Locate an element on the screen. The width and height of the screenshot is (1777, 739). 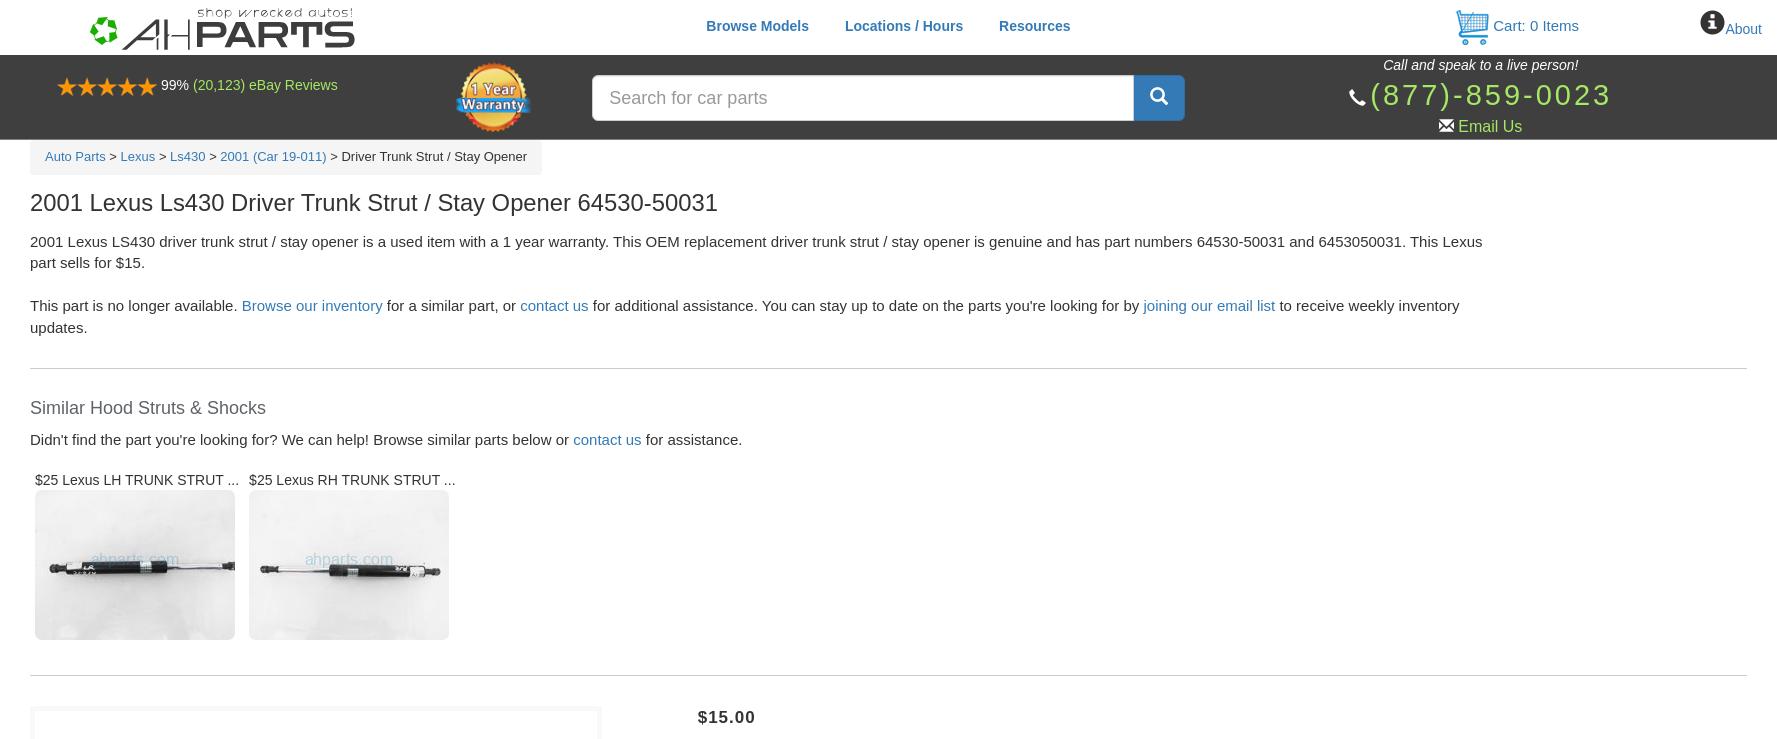
'Browse Models' is located at coordinates (757, 25).